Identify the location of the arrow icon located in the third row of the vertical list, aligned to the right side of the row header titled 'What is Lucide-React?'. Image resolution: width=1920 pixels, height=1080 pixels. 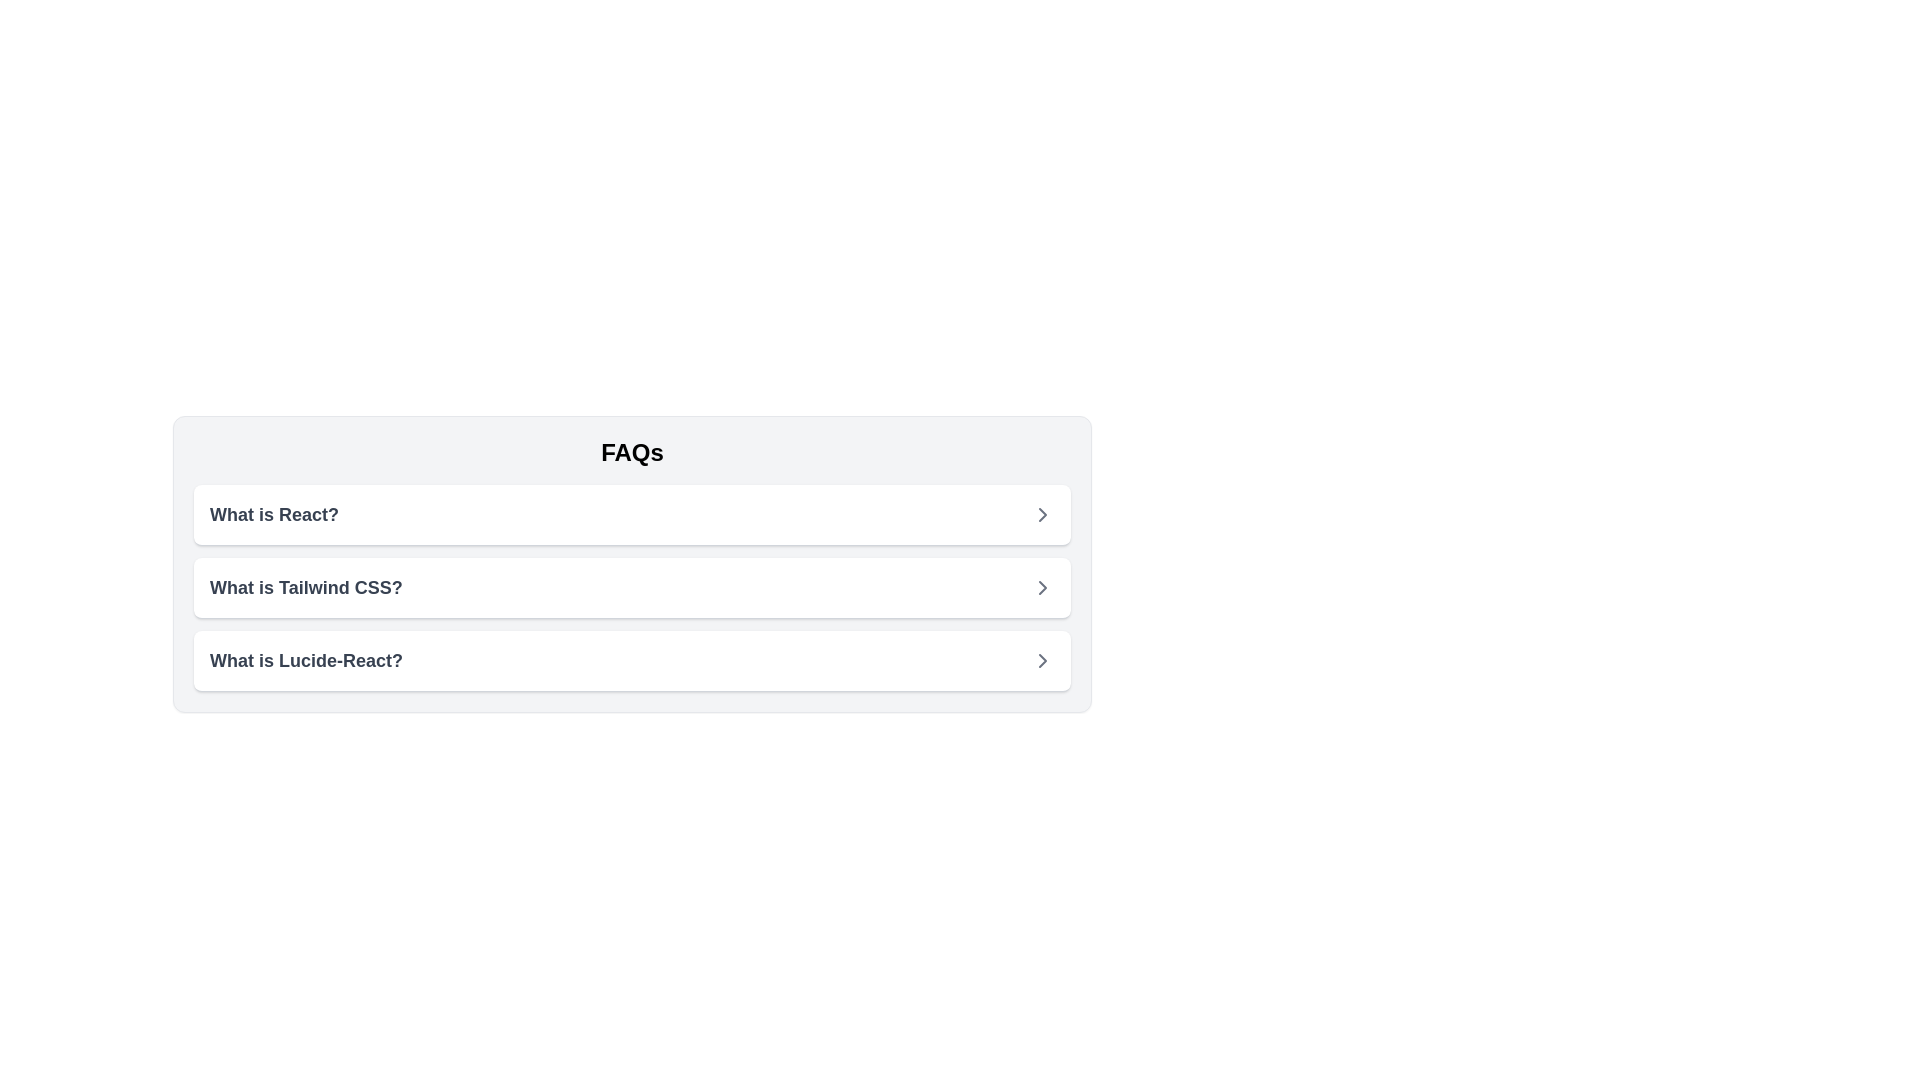
(1041, 586).